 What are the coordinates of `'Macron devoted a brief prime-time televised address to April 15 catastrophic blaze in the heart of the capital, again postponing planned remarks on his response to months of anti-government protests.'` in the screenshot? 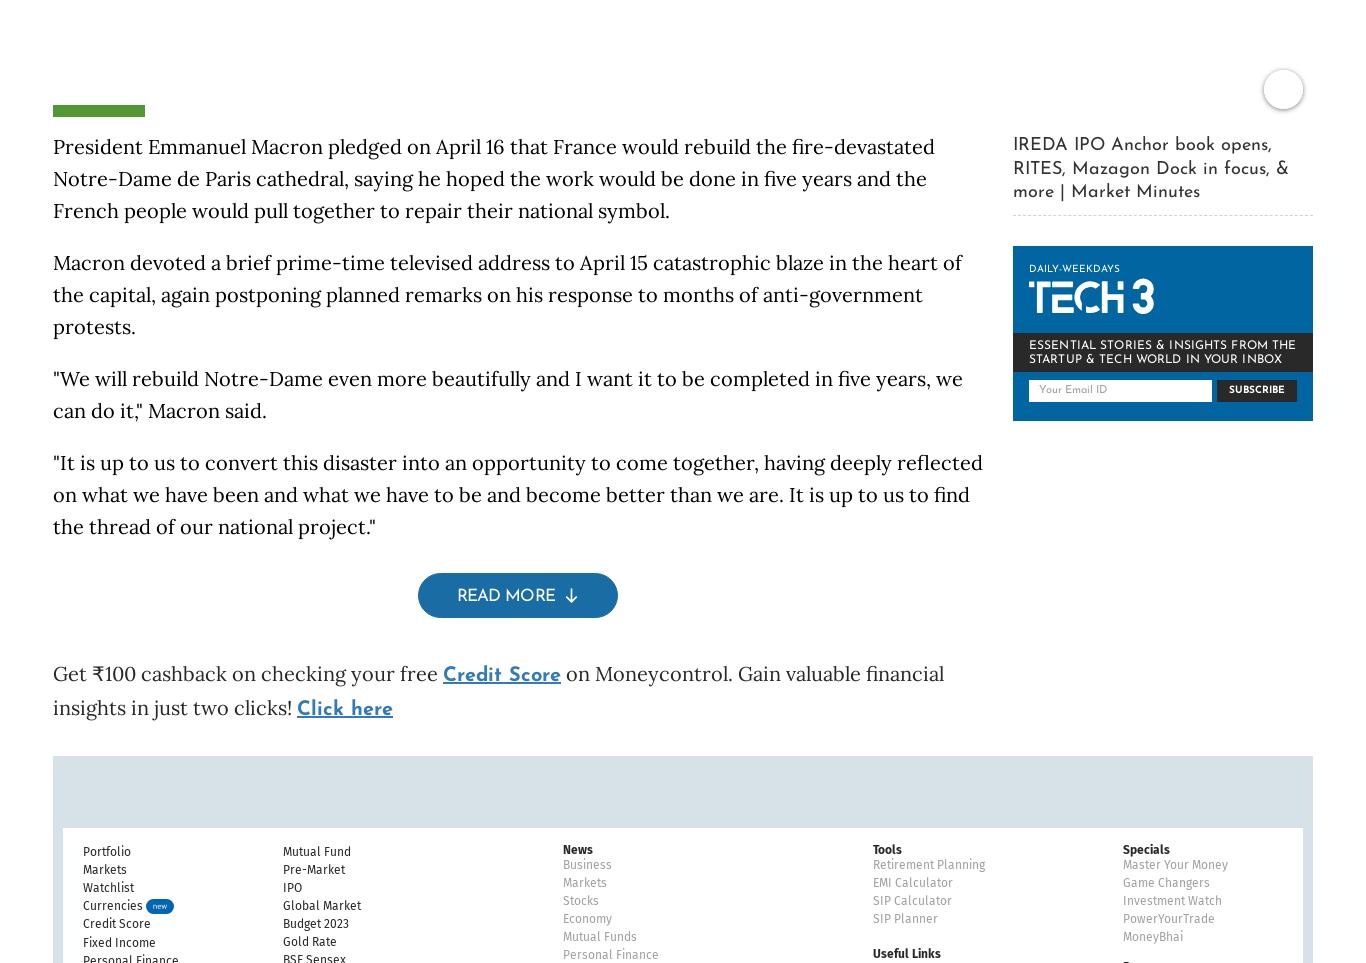 It's located at (53, 292).